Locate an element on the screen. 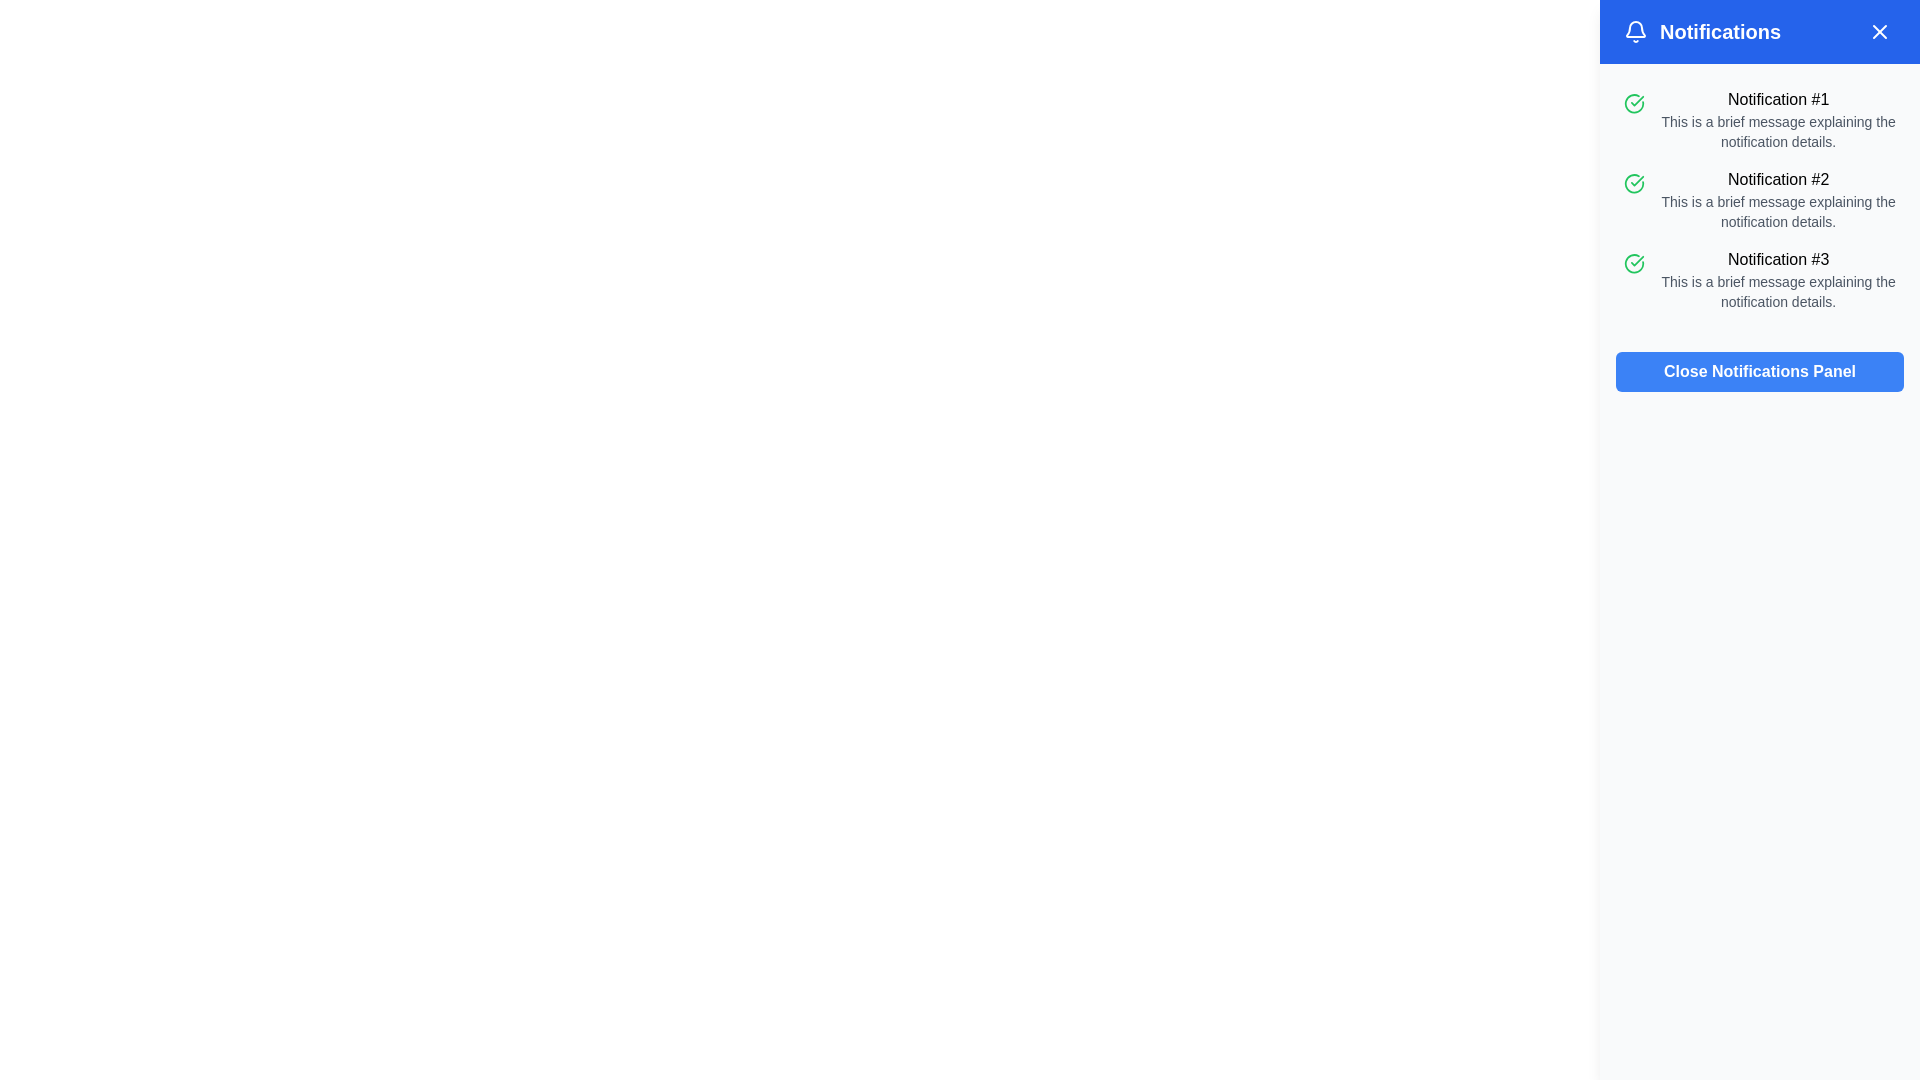 The image size is (1920, 1080). the blue circular button with a white cross ('X') icon in the top-right corner of the notification panel header is located at coordinates (1879, 31).